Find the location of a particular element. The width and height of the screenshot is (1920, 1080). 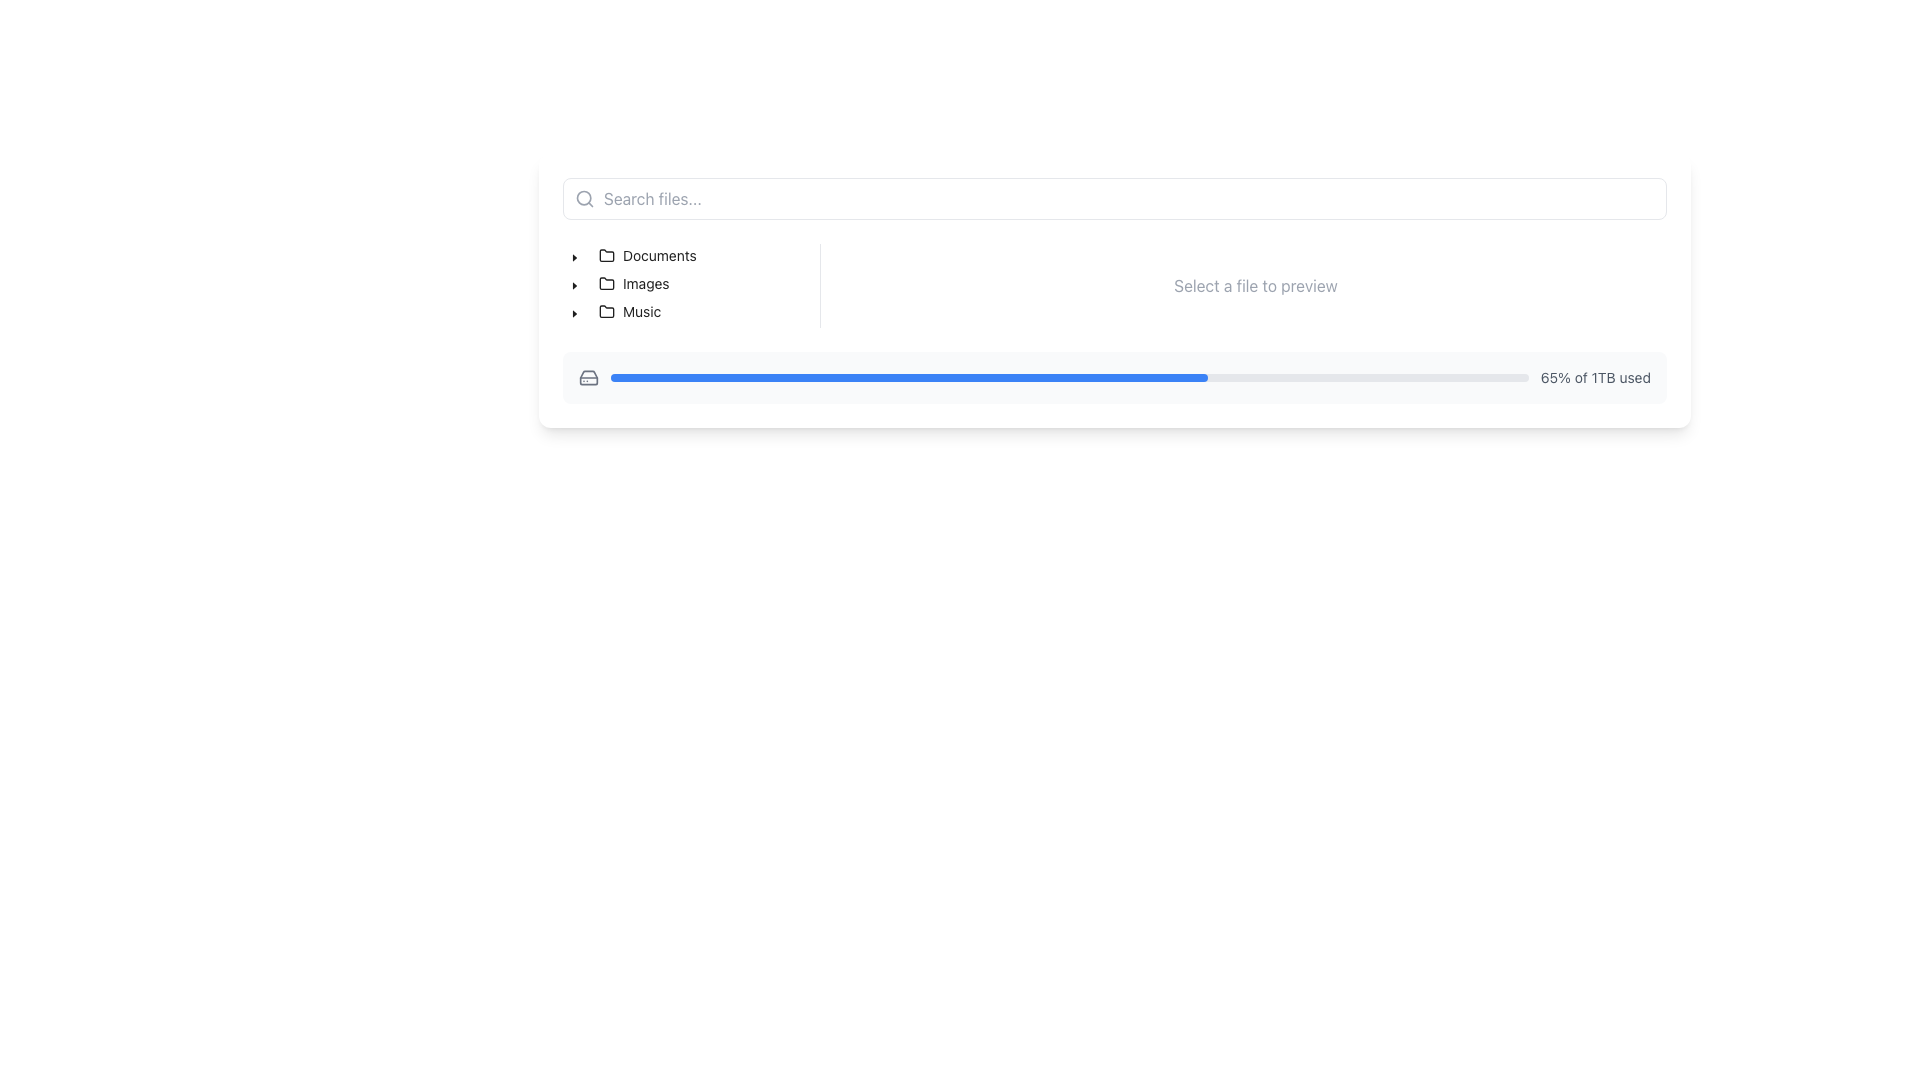

the 'Images' Tree View Item in the file navigator is located at coordinates (619, 284).